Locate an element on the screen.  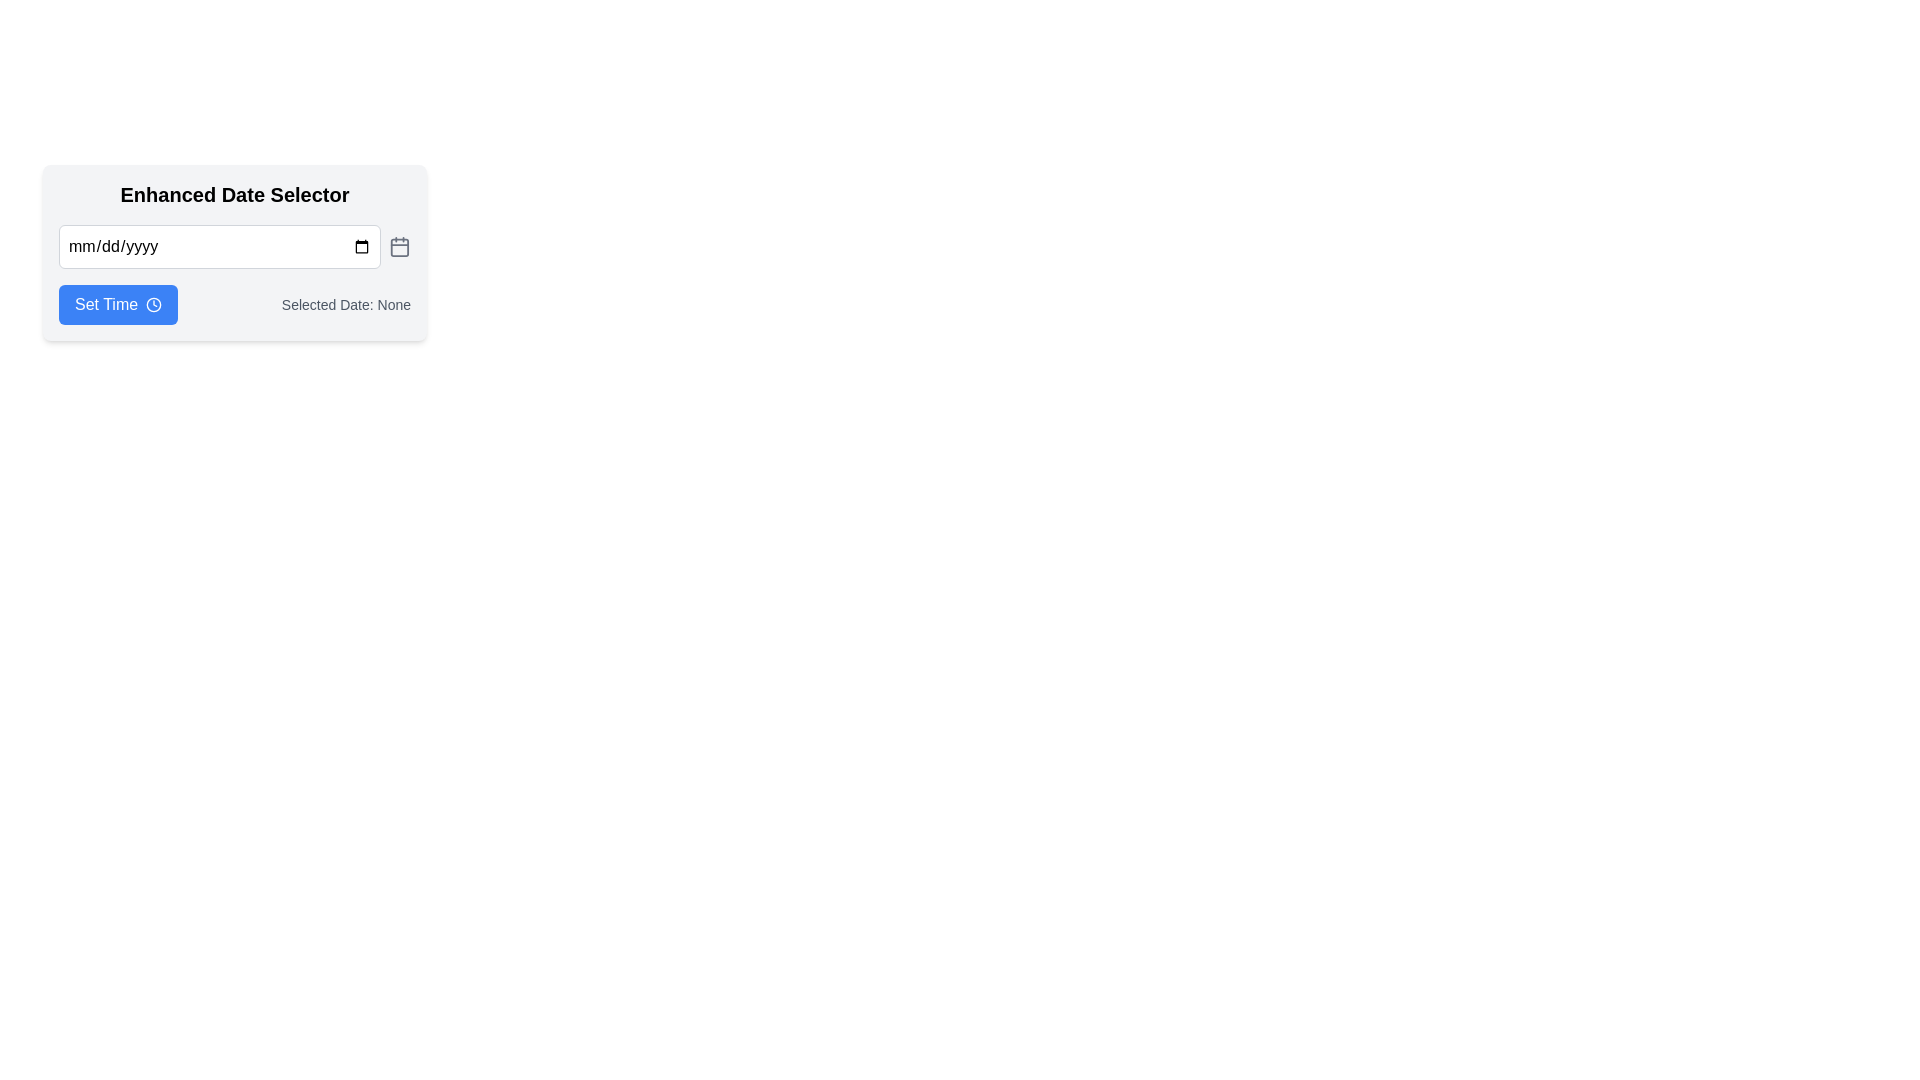
the bright blue button labeled 'Set Time' with a clock icon to observe its hover effect is located at coordinates (117, 304).